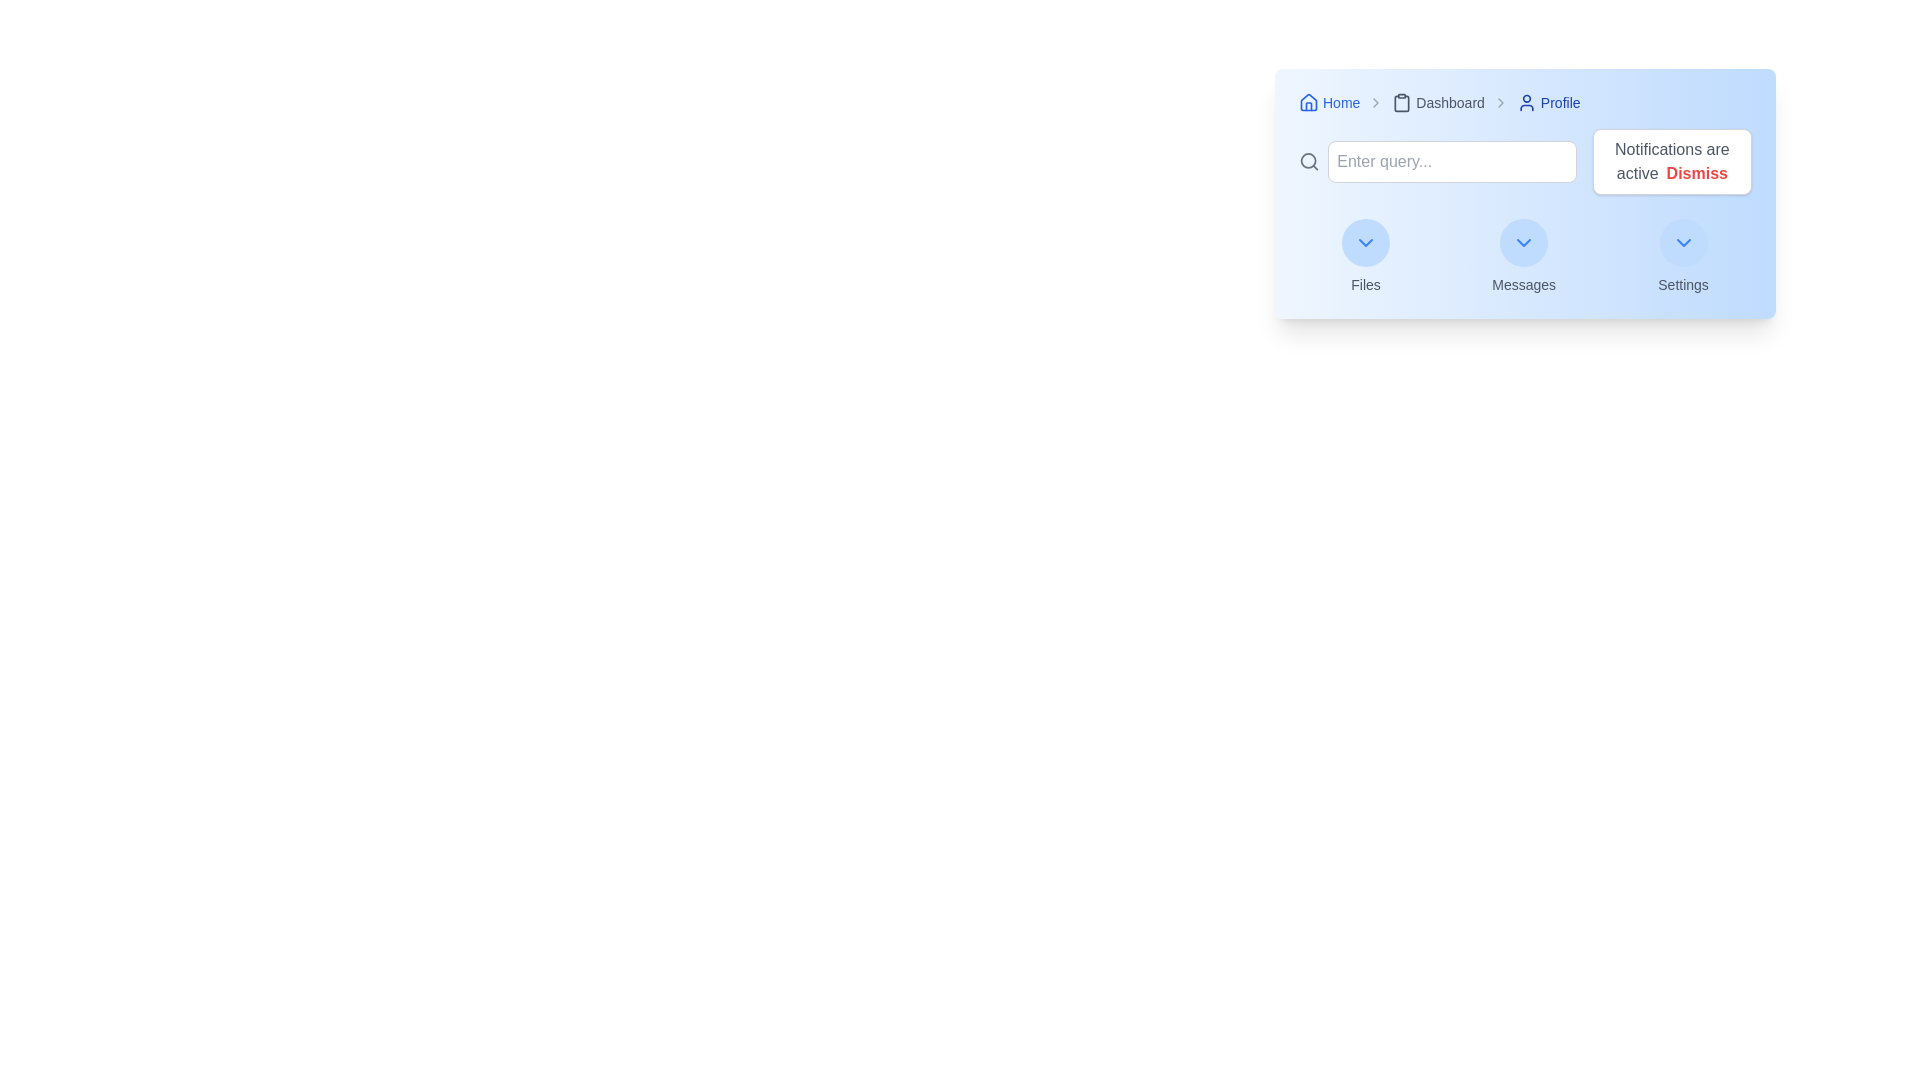  I want to click on the right-facing chevron icon styled in gray with a rounded stroke, which is the third chevron in the breadcrumb navigation bar positioned after the 'Dashboard' text, so click(1500, 103).